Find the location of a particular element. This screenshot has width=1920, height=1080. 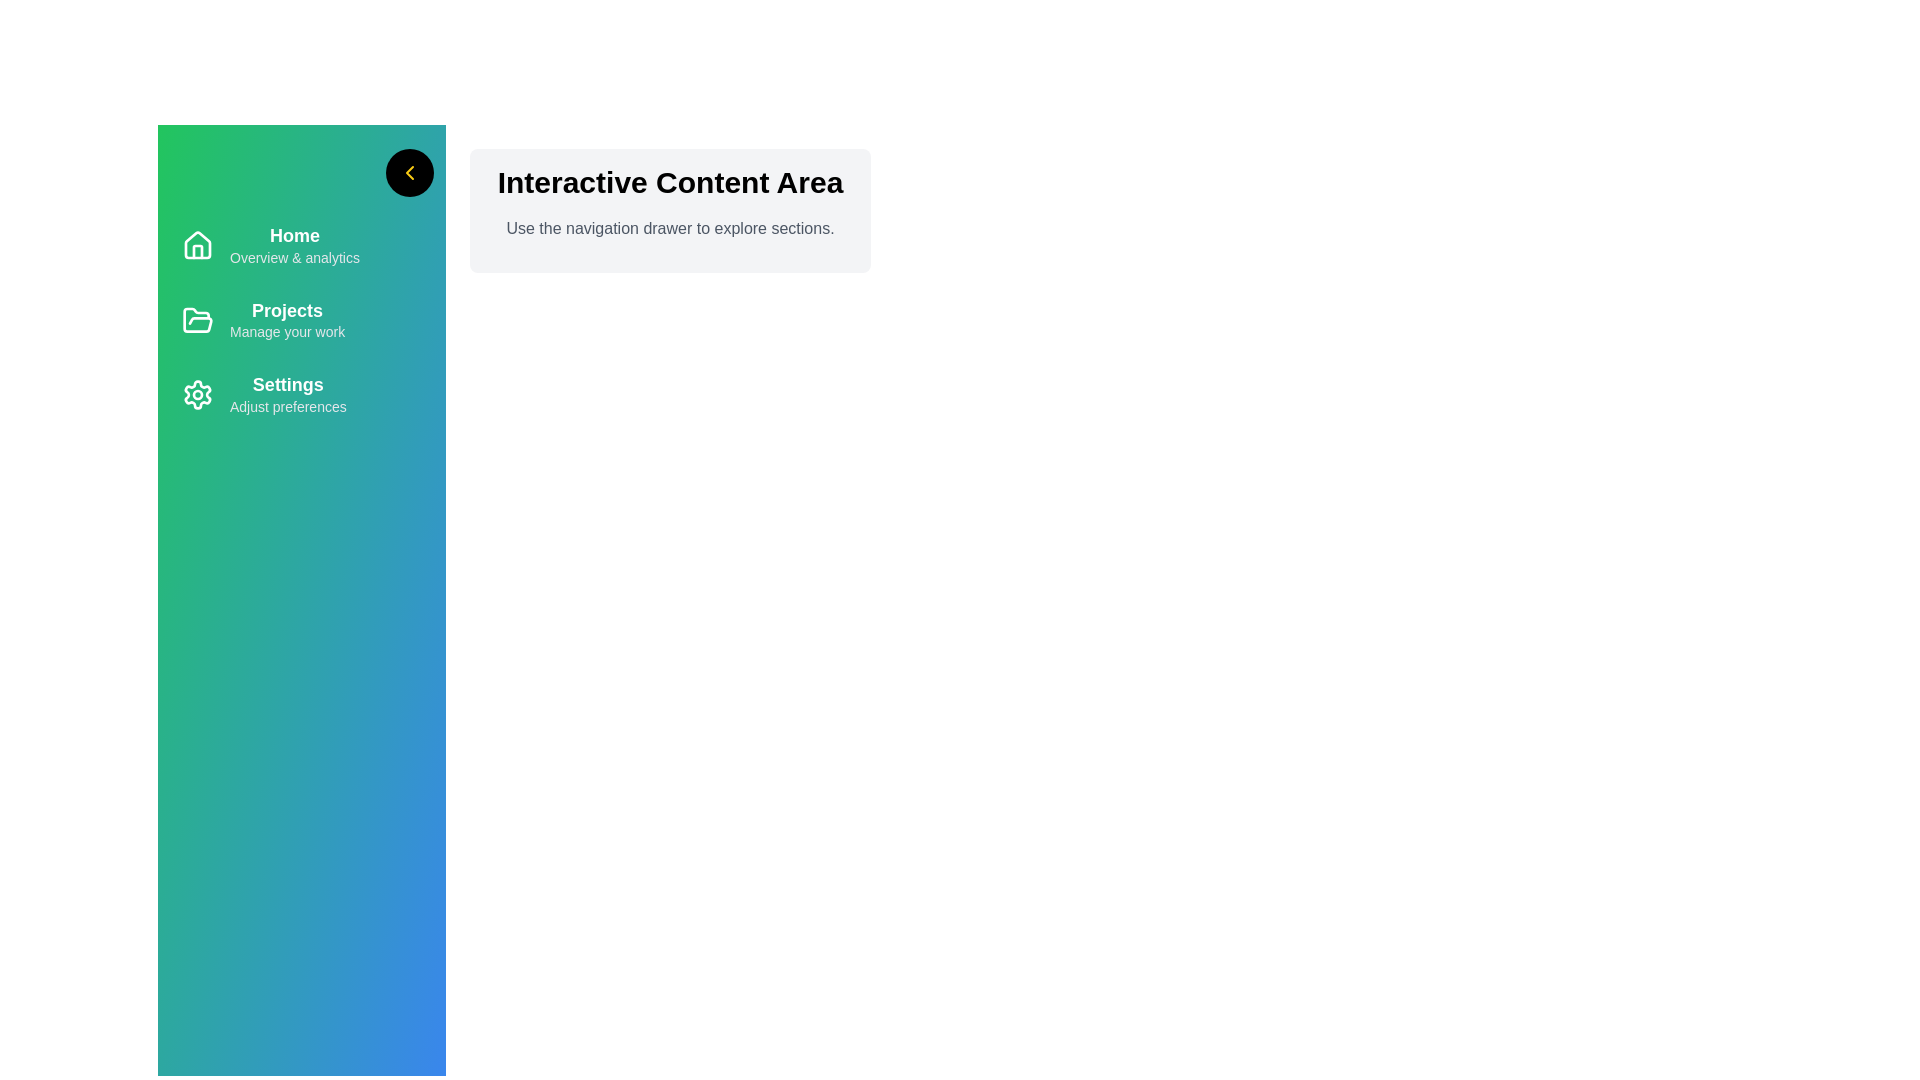

the menu item labeled Home in the navigation drawer is located at coordinates (301, 245).